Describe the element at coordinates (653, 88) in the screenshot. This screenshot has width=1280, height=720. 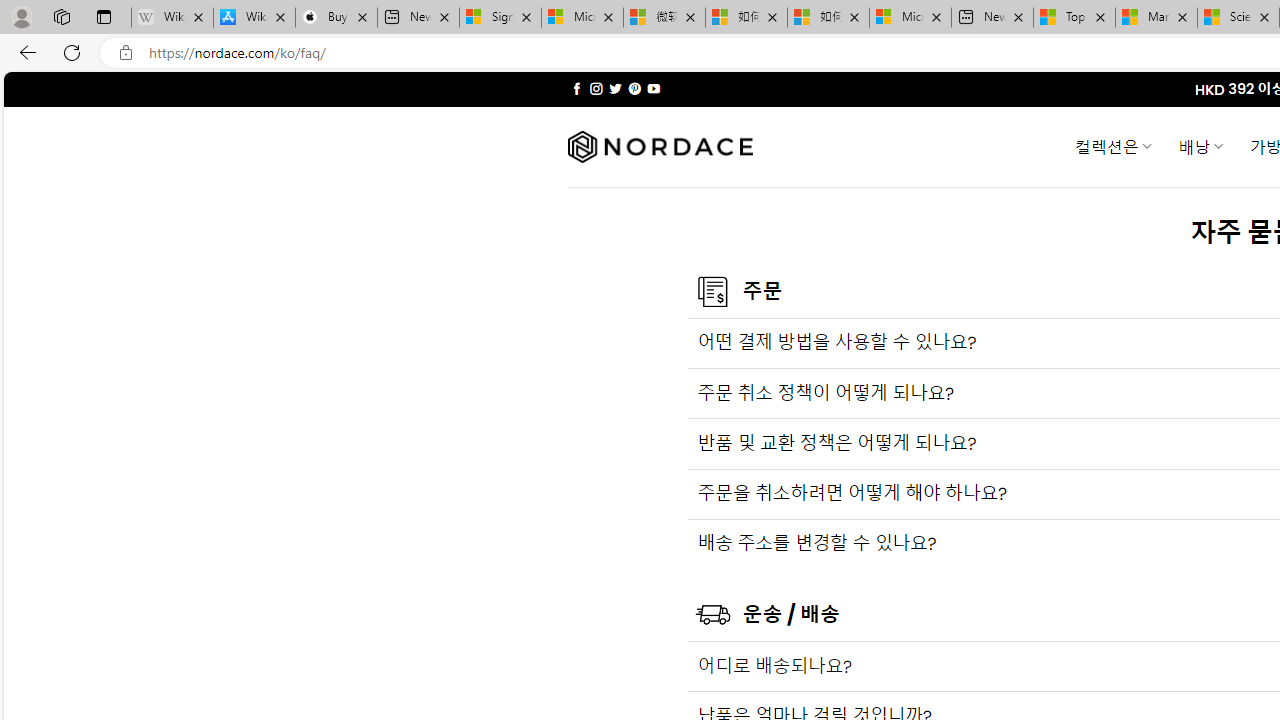
I see `'Follow on YouTube'` at that location.